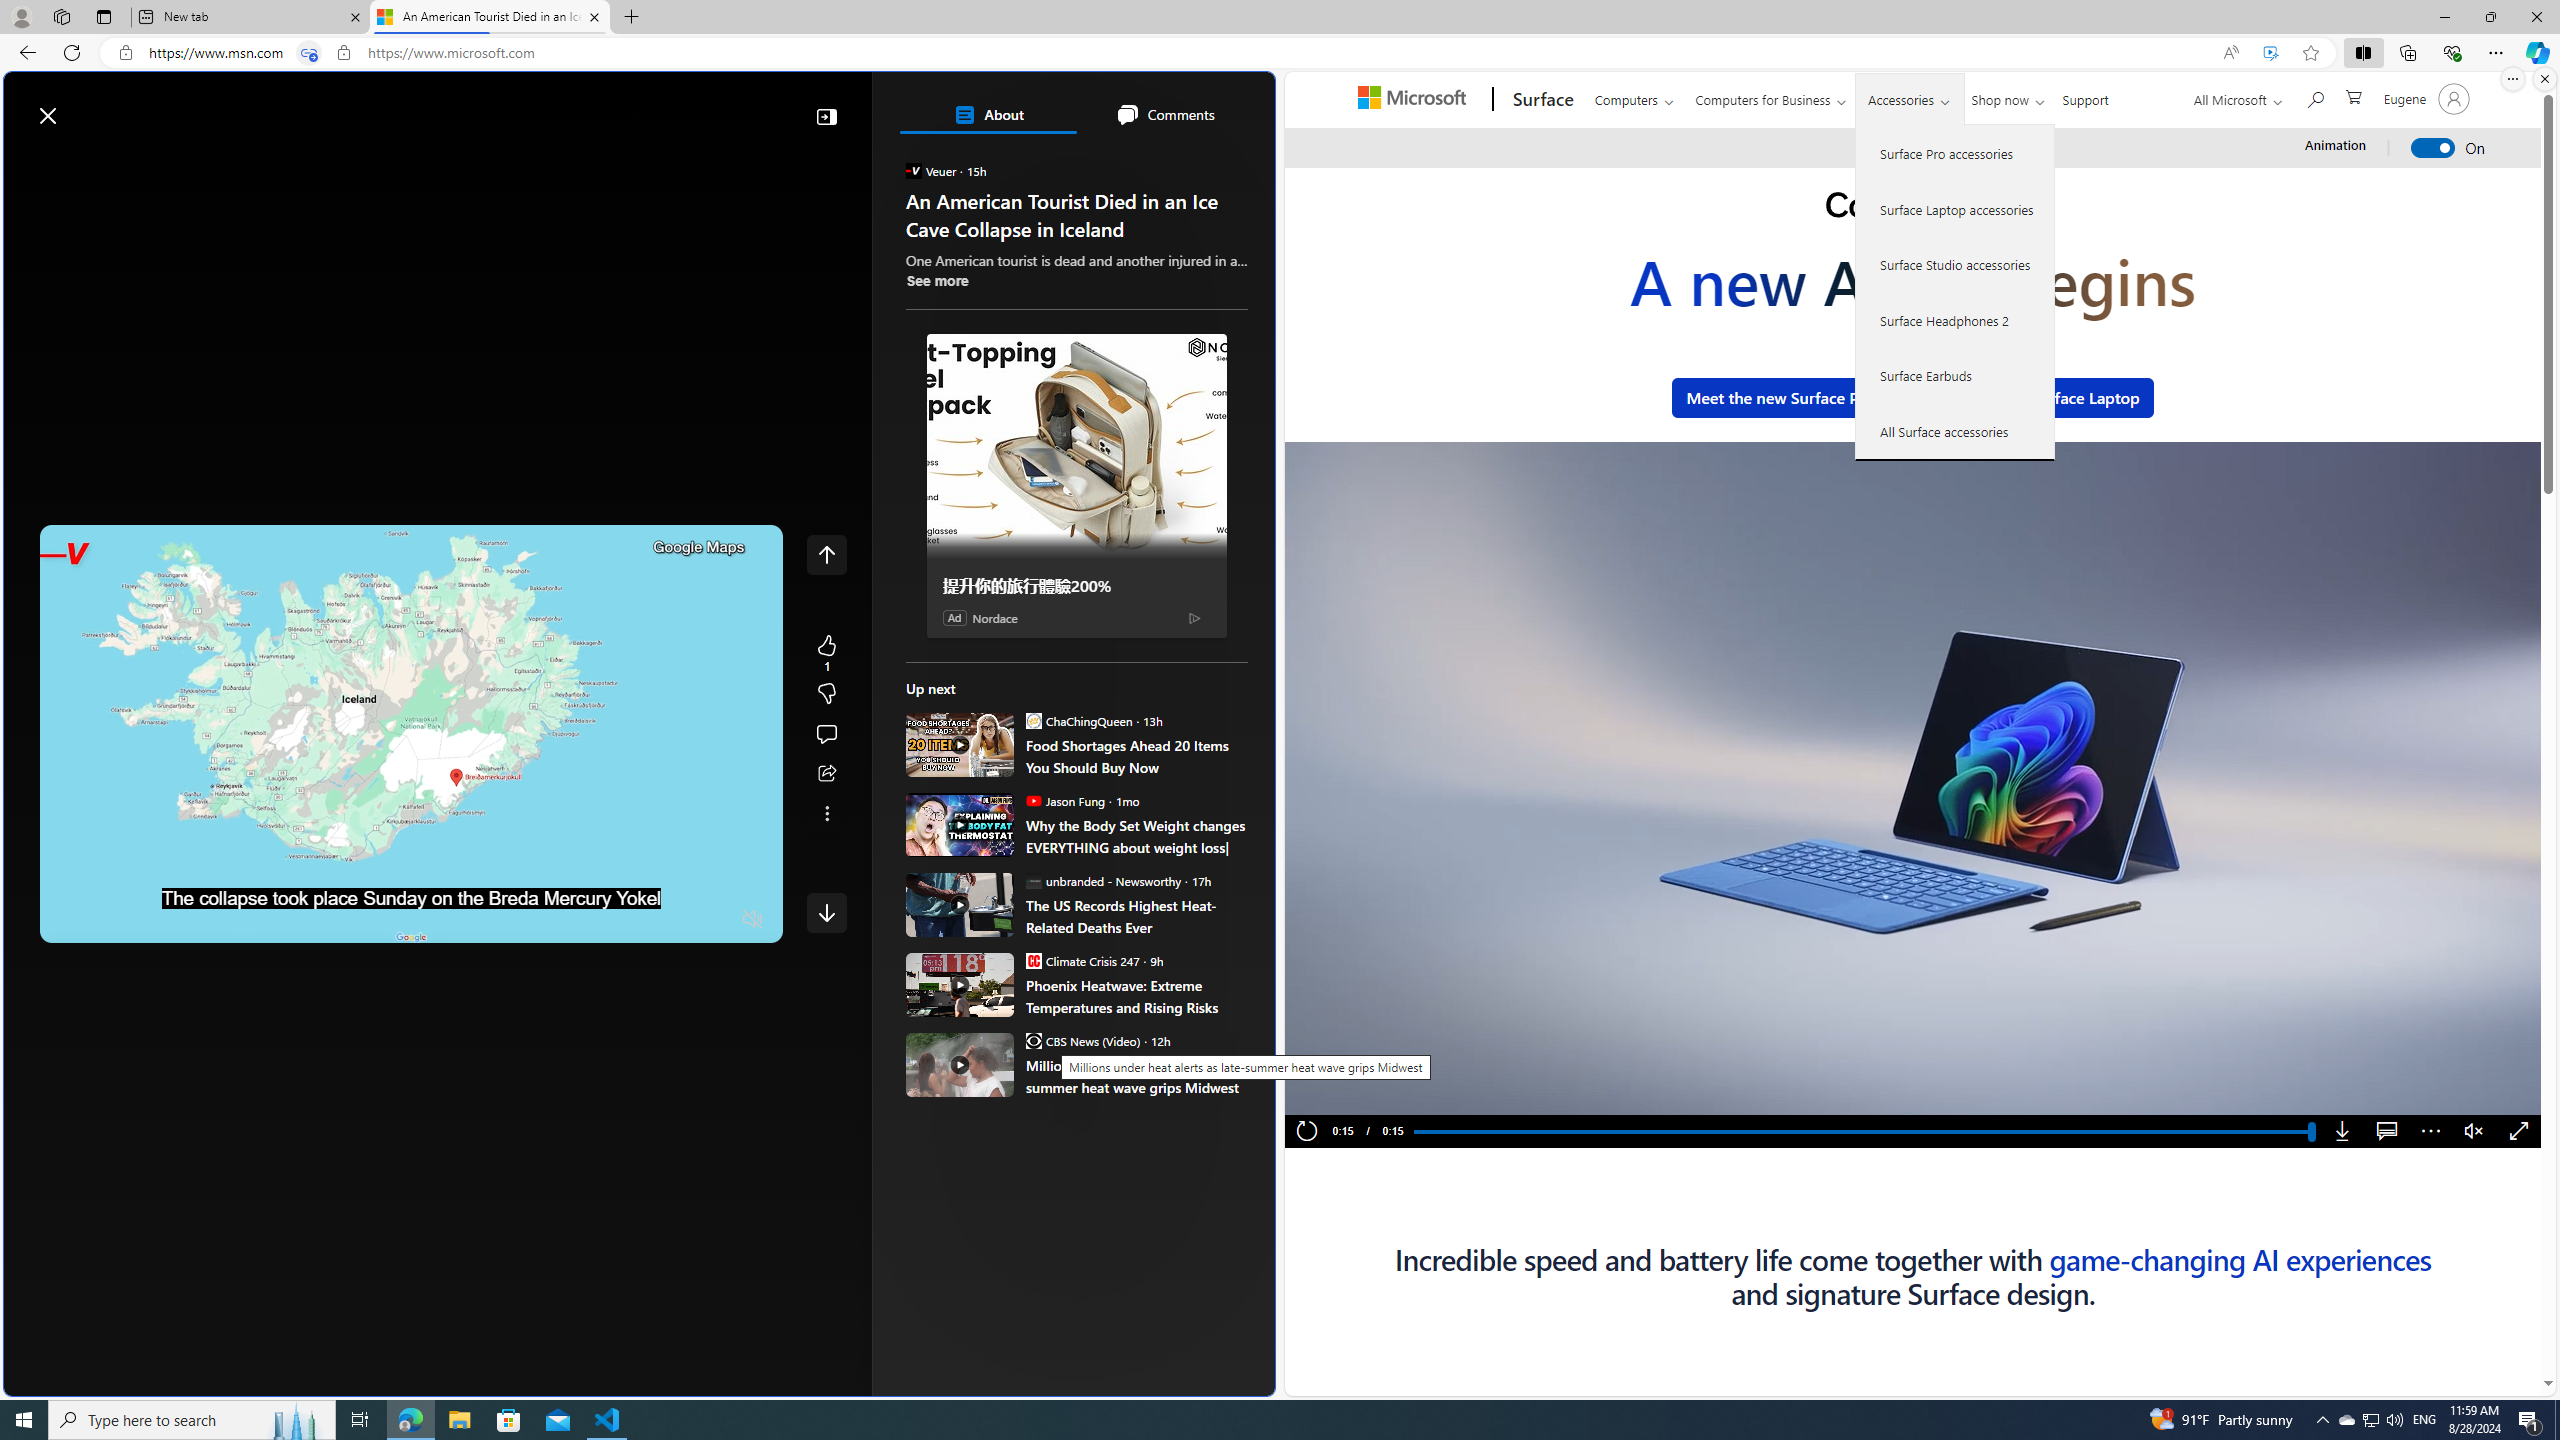 The height and width of the screenshot is (1440, 2560). What do you see at coordinates (913, 168) in the screenshot?
I see `'Veuer'` at bounding box center [913, 168].